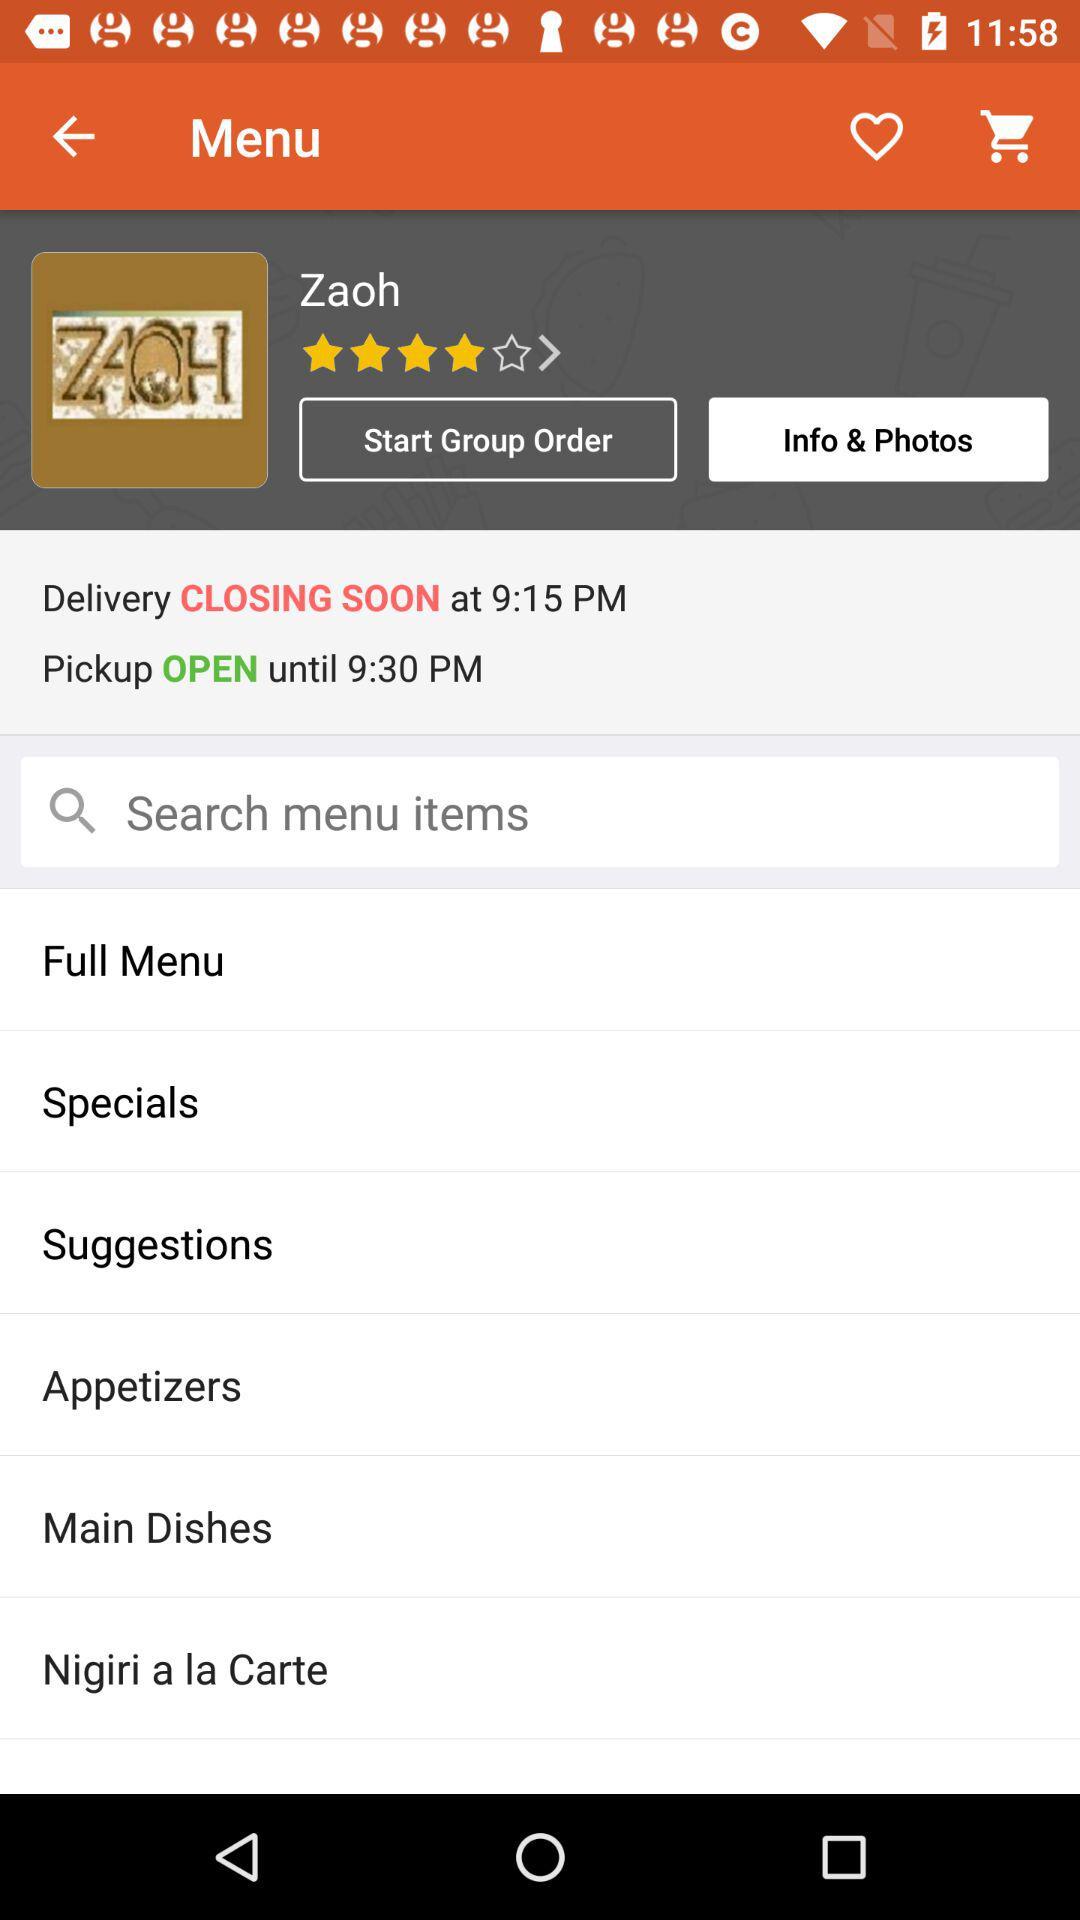 This screenshot has width=1080, height=1920. What do you see at coordinates (540, 1099) in the screenshot?
I see `specials` at bounding box center [540, 1099].